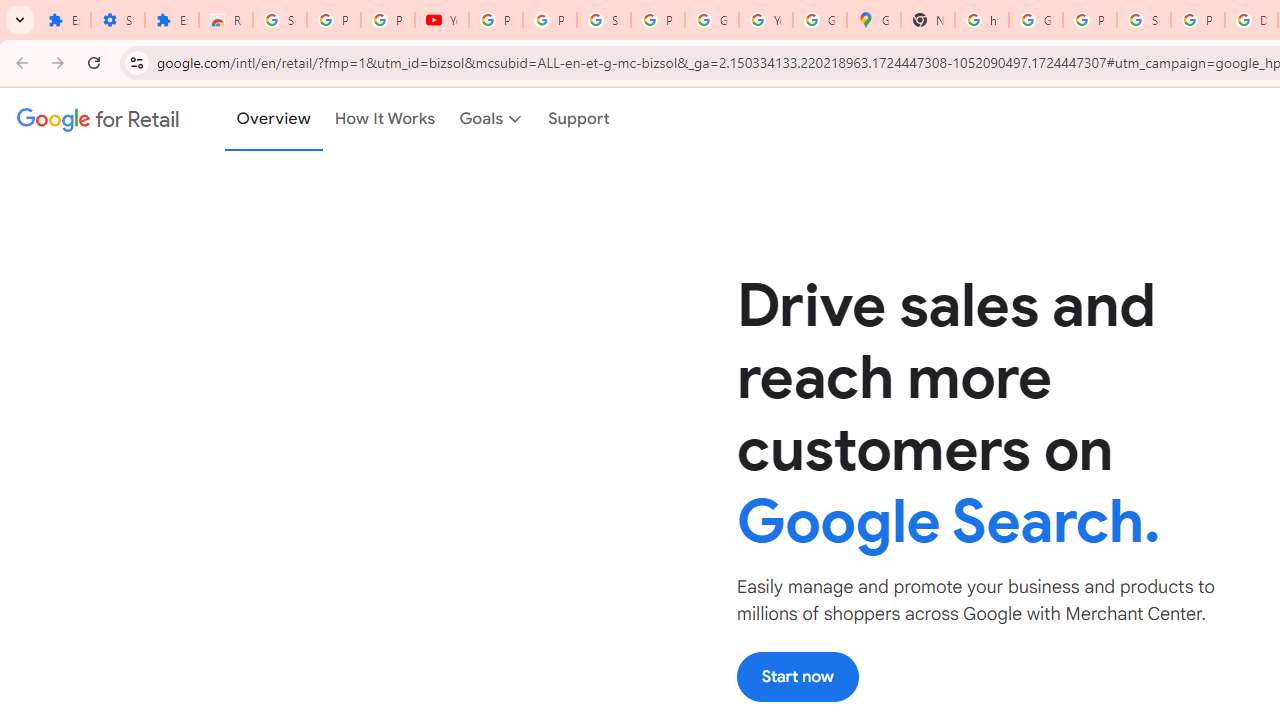 The image size is (1280, 720). What do you see at coordinates (492, 119) in the screenshot?
I see `'Goals'` at bounding box center [492, 119].